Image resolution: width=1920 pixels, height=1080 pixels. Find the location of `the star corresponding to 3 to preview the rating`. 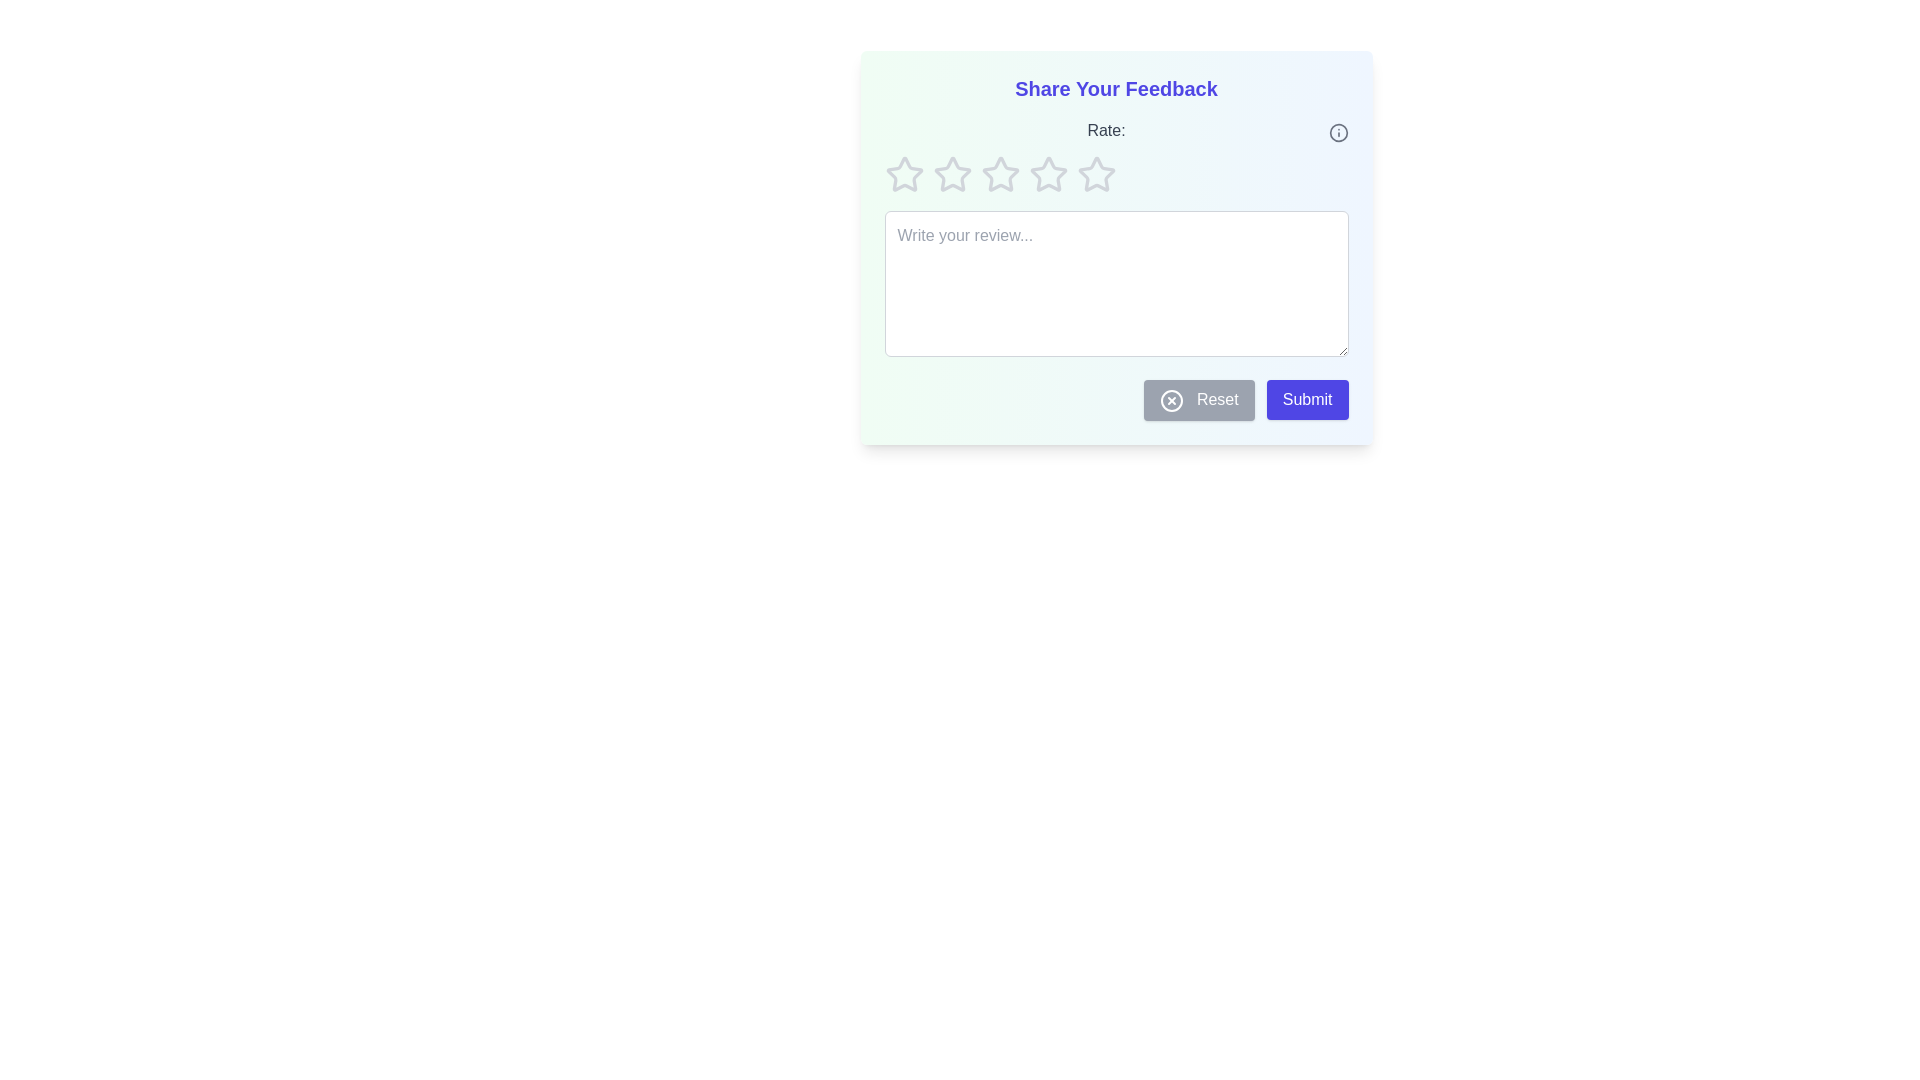

the star corresponding to 3 to preview the rating is located at coordinates (1000, 173).